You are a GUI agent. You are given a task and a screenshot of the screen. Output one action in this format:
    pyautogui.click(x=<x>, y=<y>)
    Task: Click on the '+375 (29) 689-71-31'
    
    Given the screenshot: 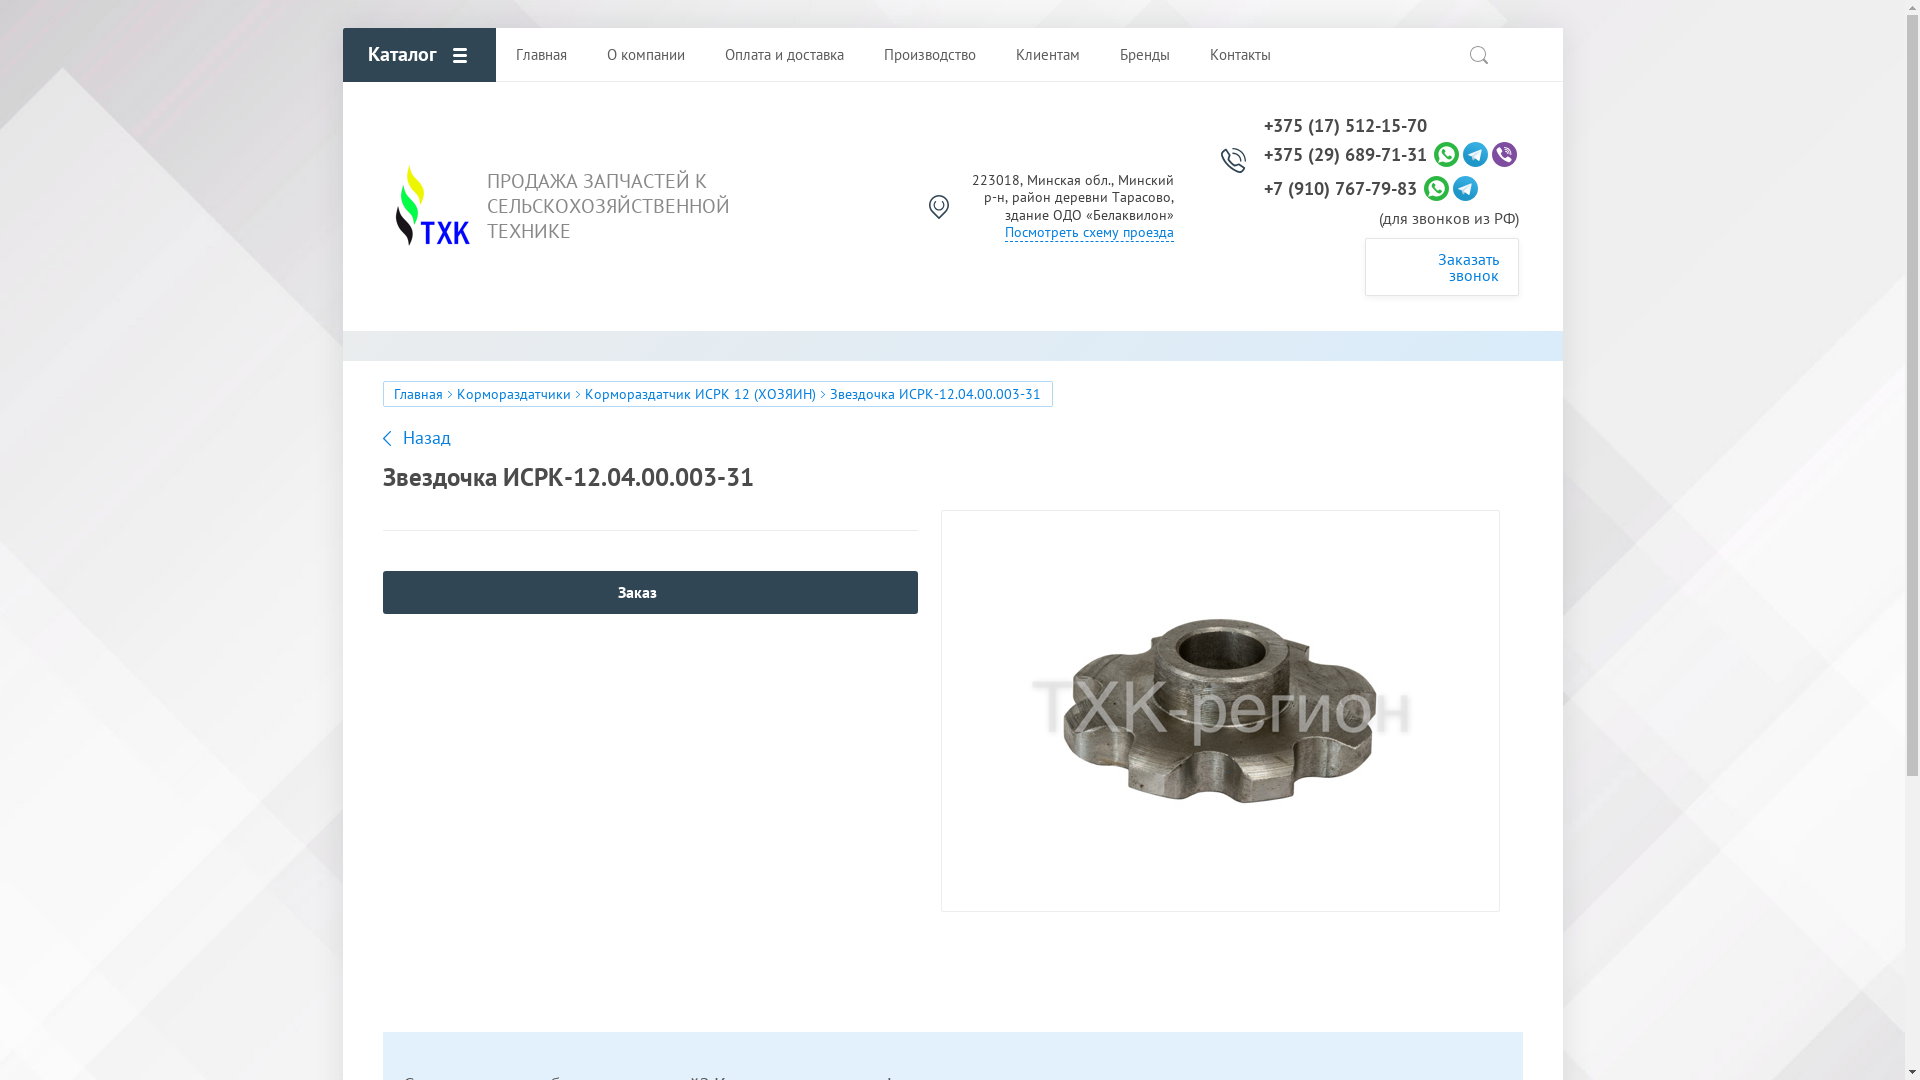 What is the action you would take?
    pyautogui.click(x=1345, y=153)
    